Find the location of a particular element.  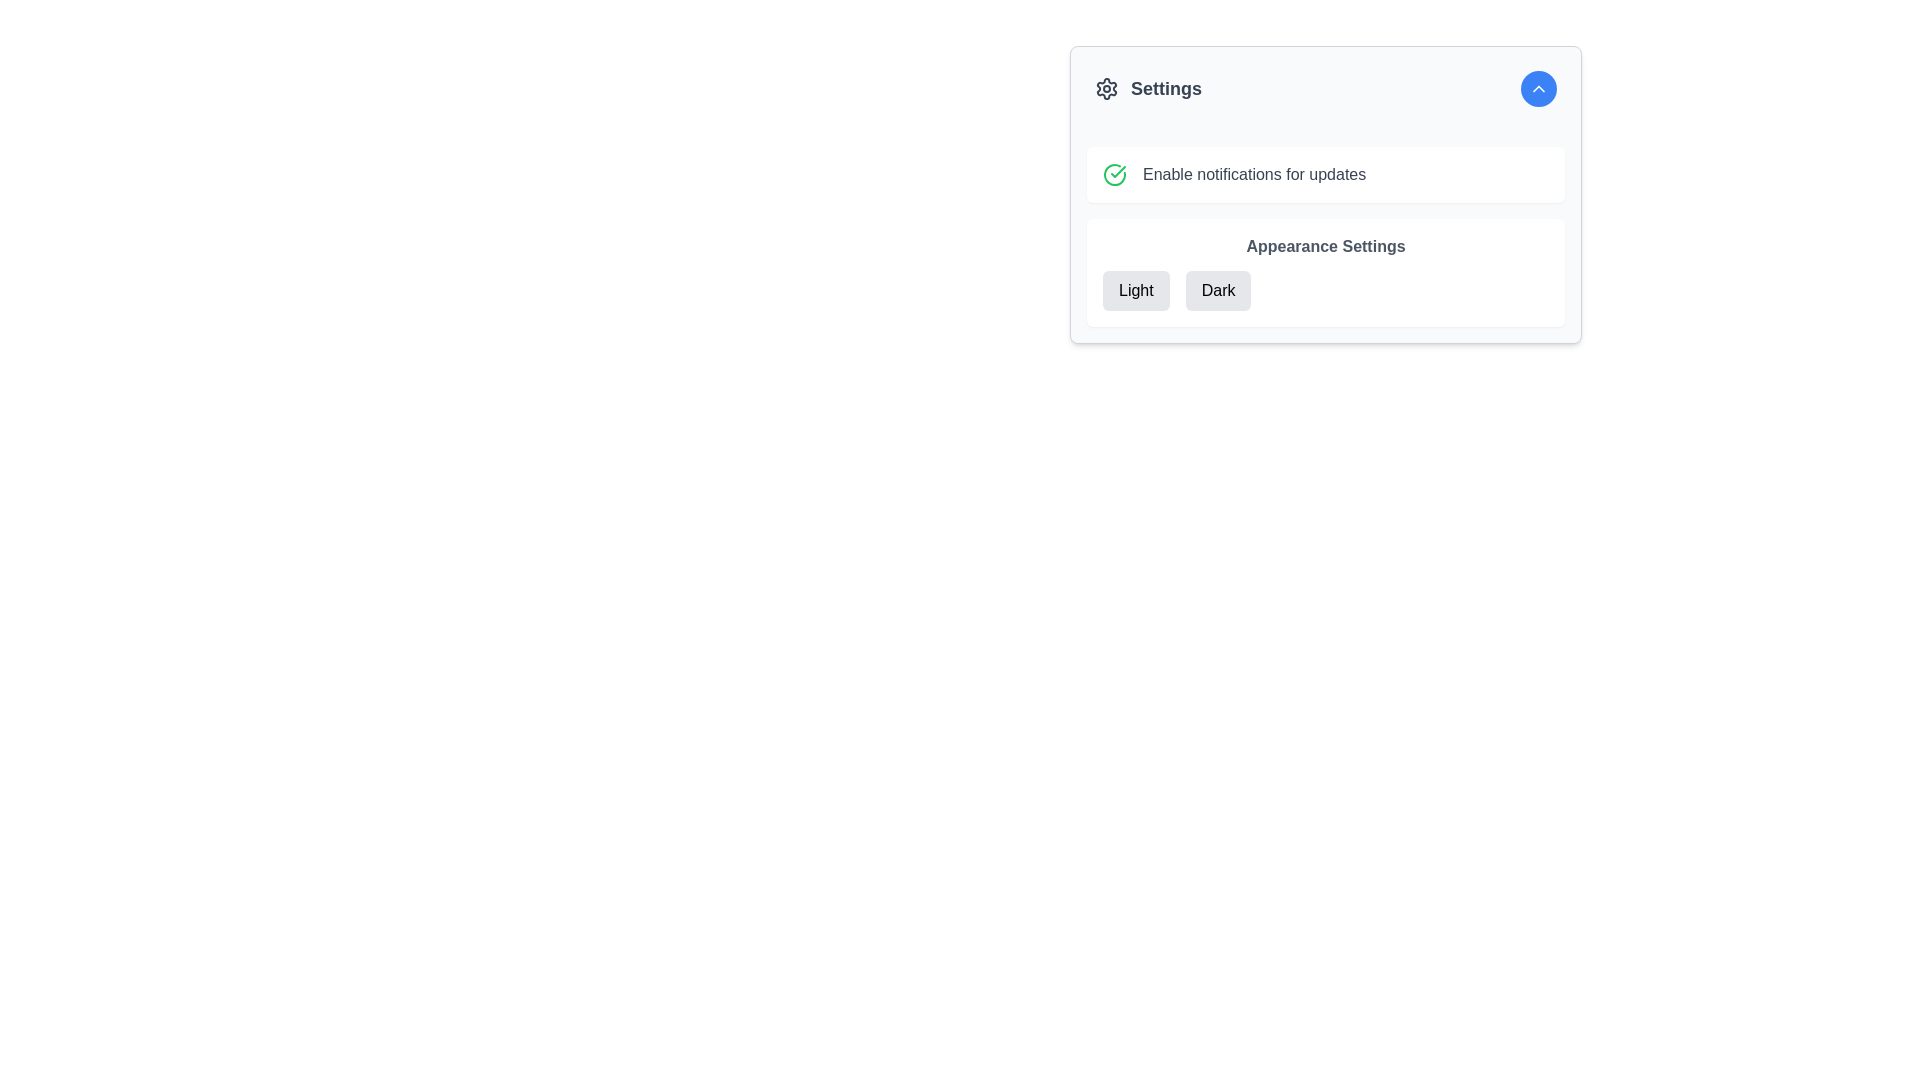

the notification indicator icon located to the left of the descriptive text in the 'Enable notifications for updates' section is located at coordinates (1113, 173).